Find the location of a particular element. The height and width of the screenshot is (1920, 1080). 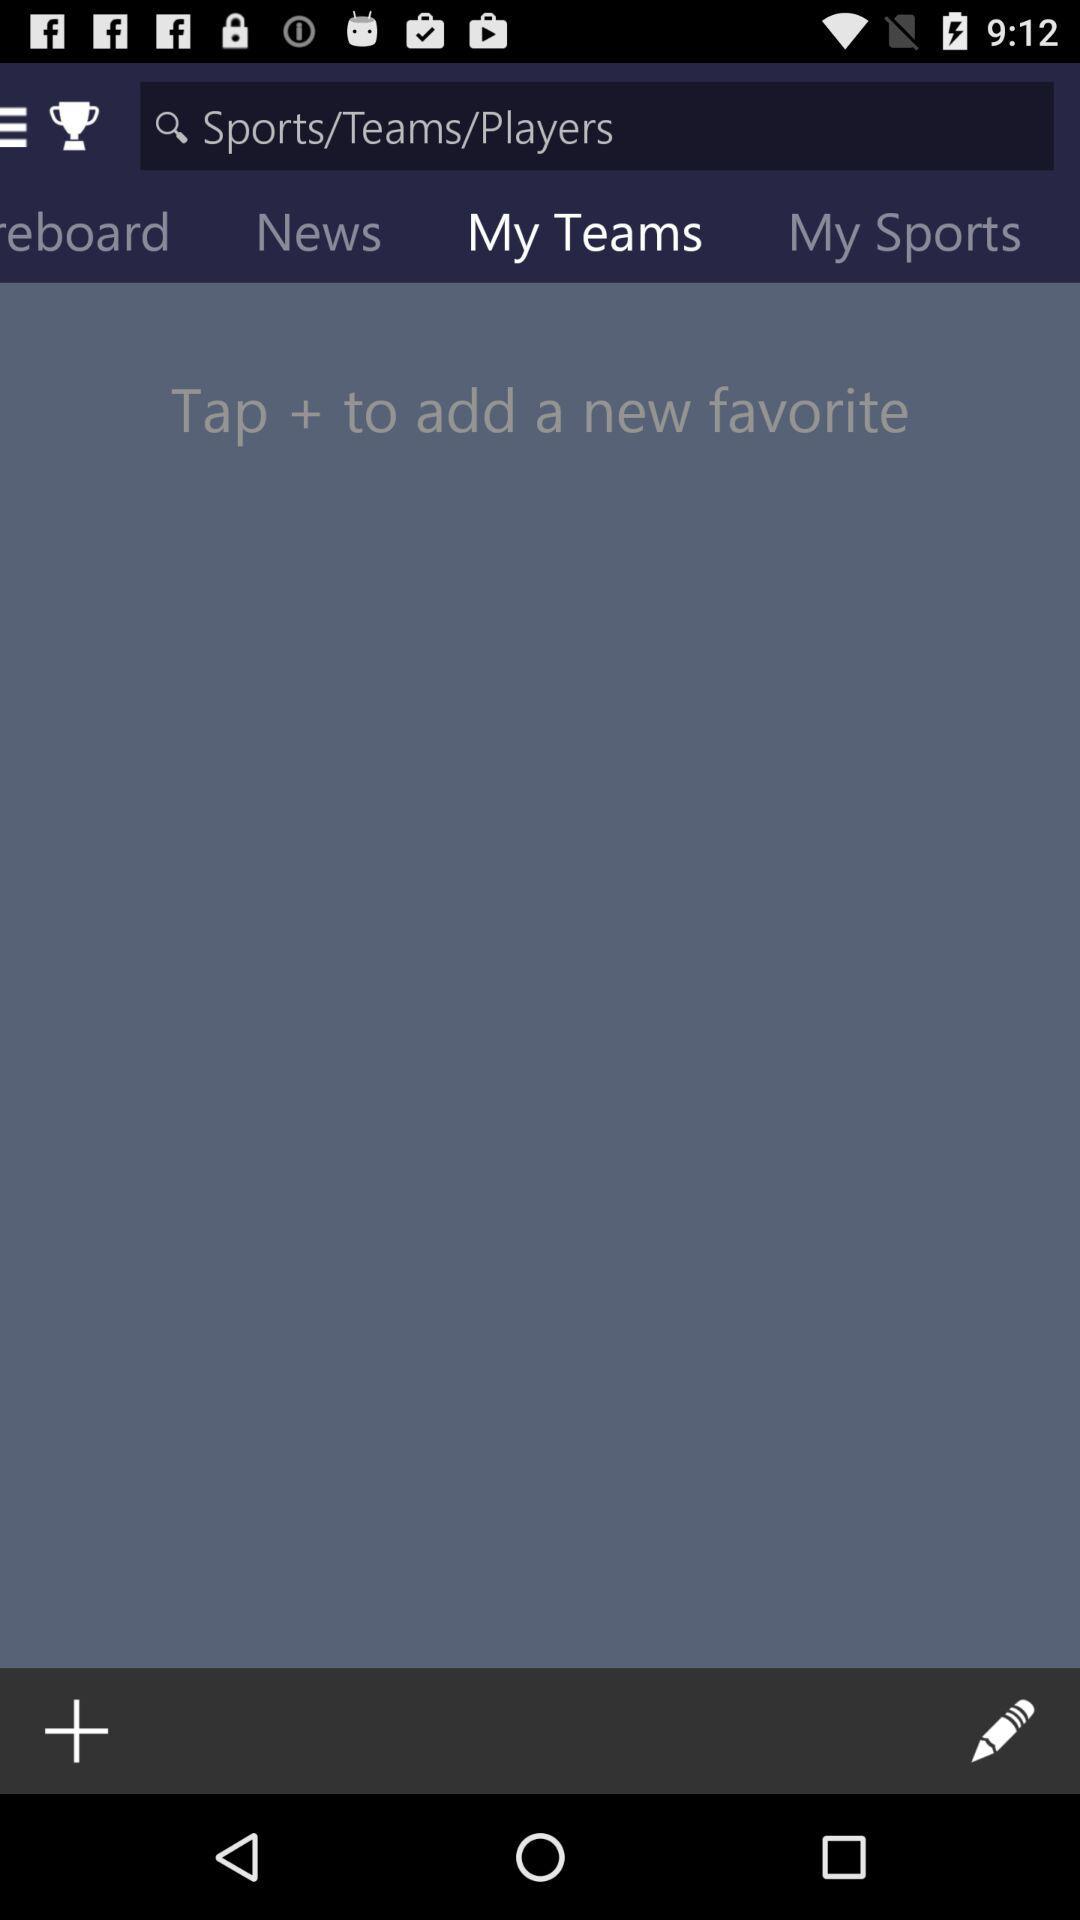

the icon next to scoreboard icon is located at coordinates (333, 235).